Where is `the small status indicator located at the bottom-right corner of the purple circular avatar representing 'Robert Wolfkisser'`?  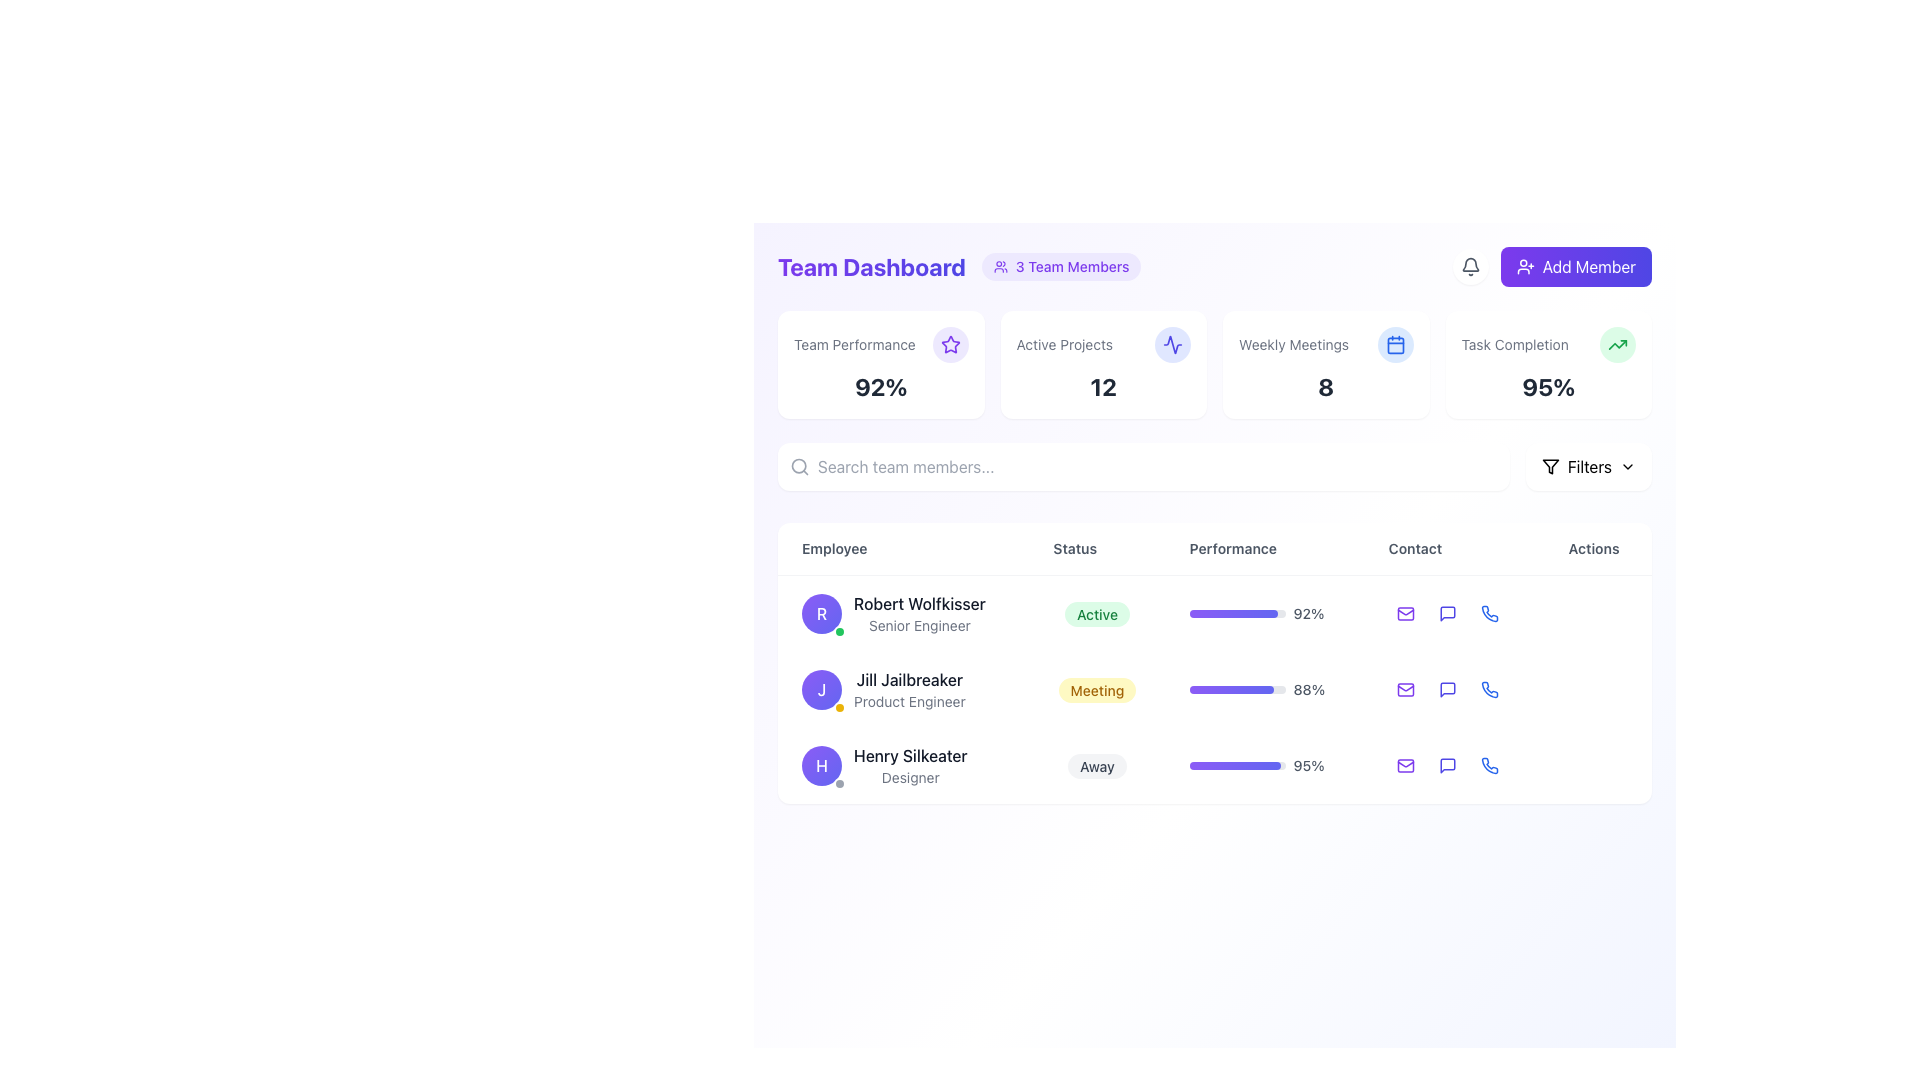 the small status indicator located at the bottom-right corner of the purple circular avatar representing 'Robert Wolfkisser' is located at coordinates (840, 632).